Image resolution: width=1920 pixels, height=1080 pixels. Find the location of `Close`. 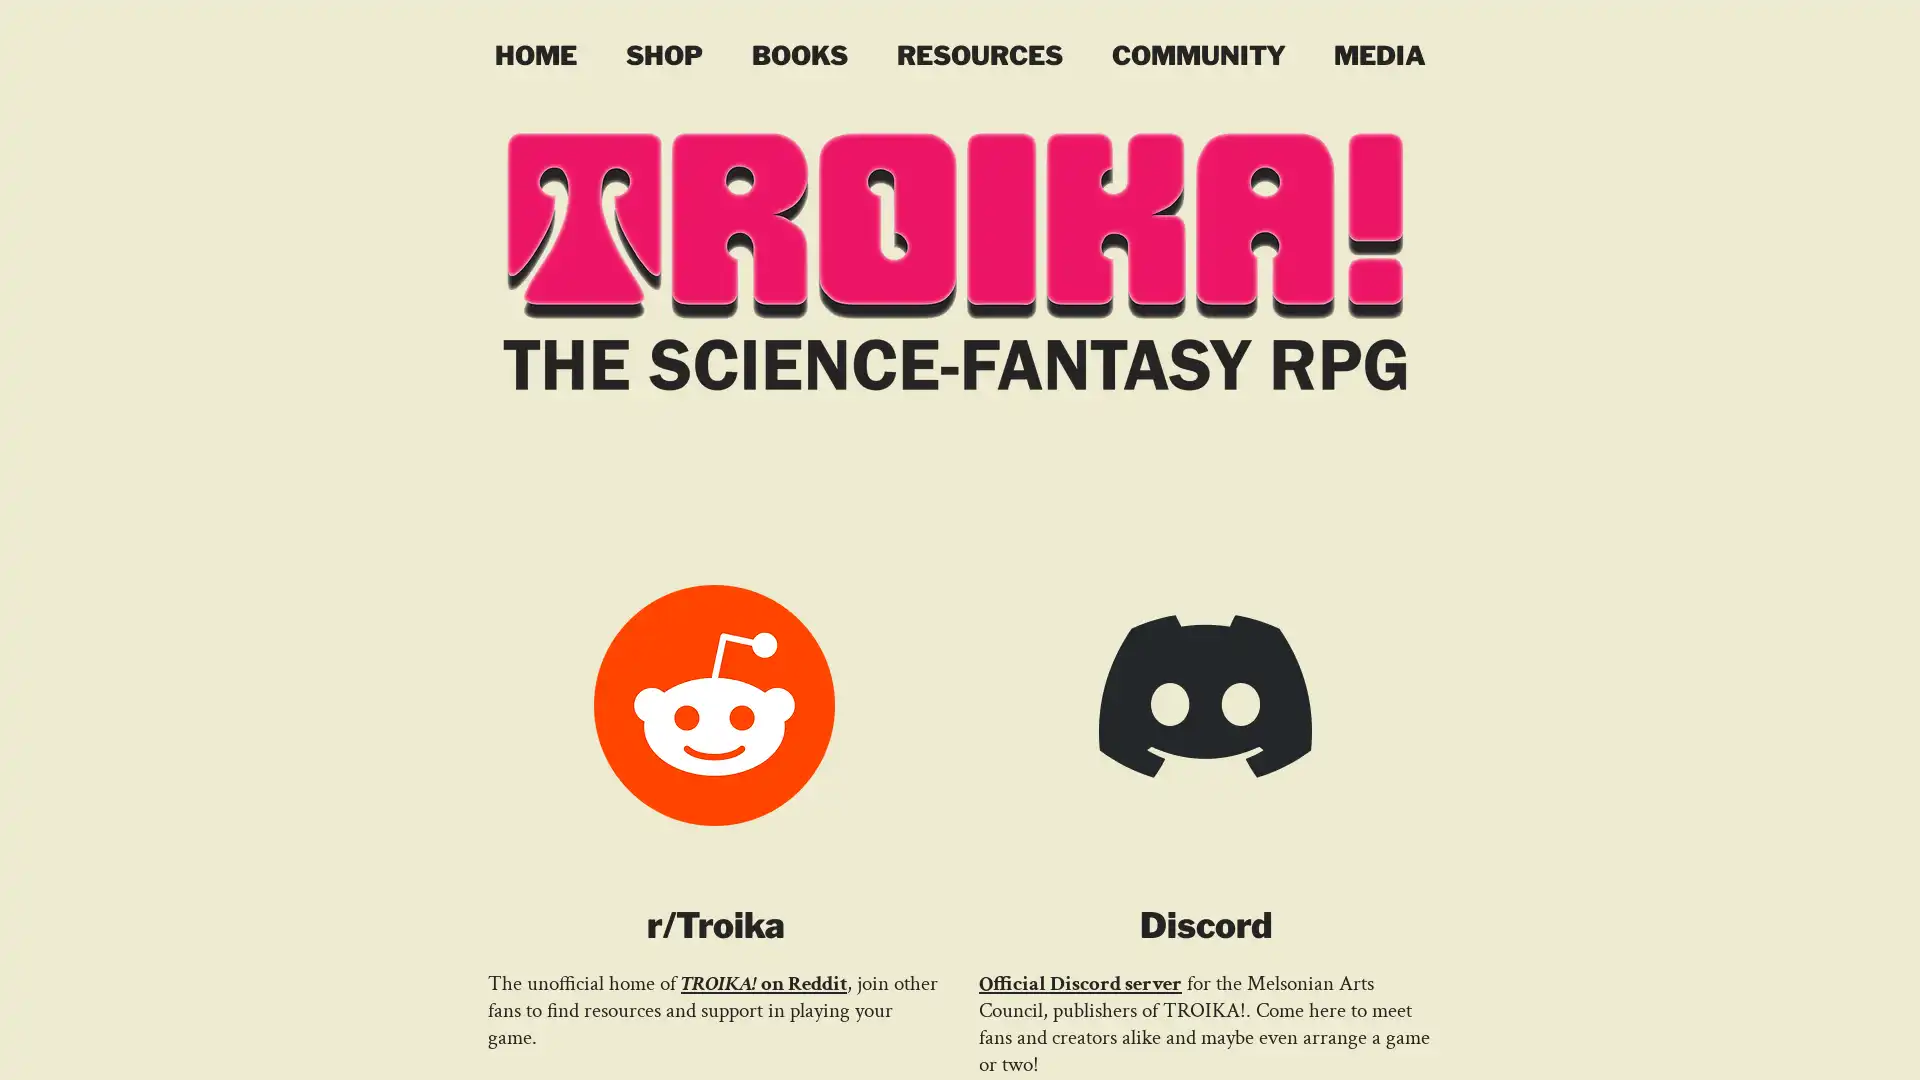

Close is located at coordinates (1895, 1044).